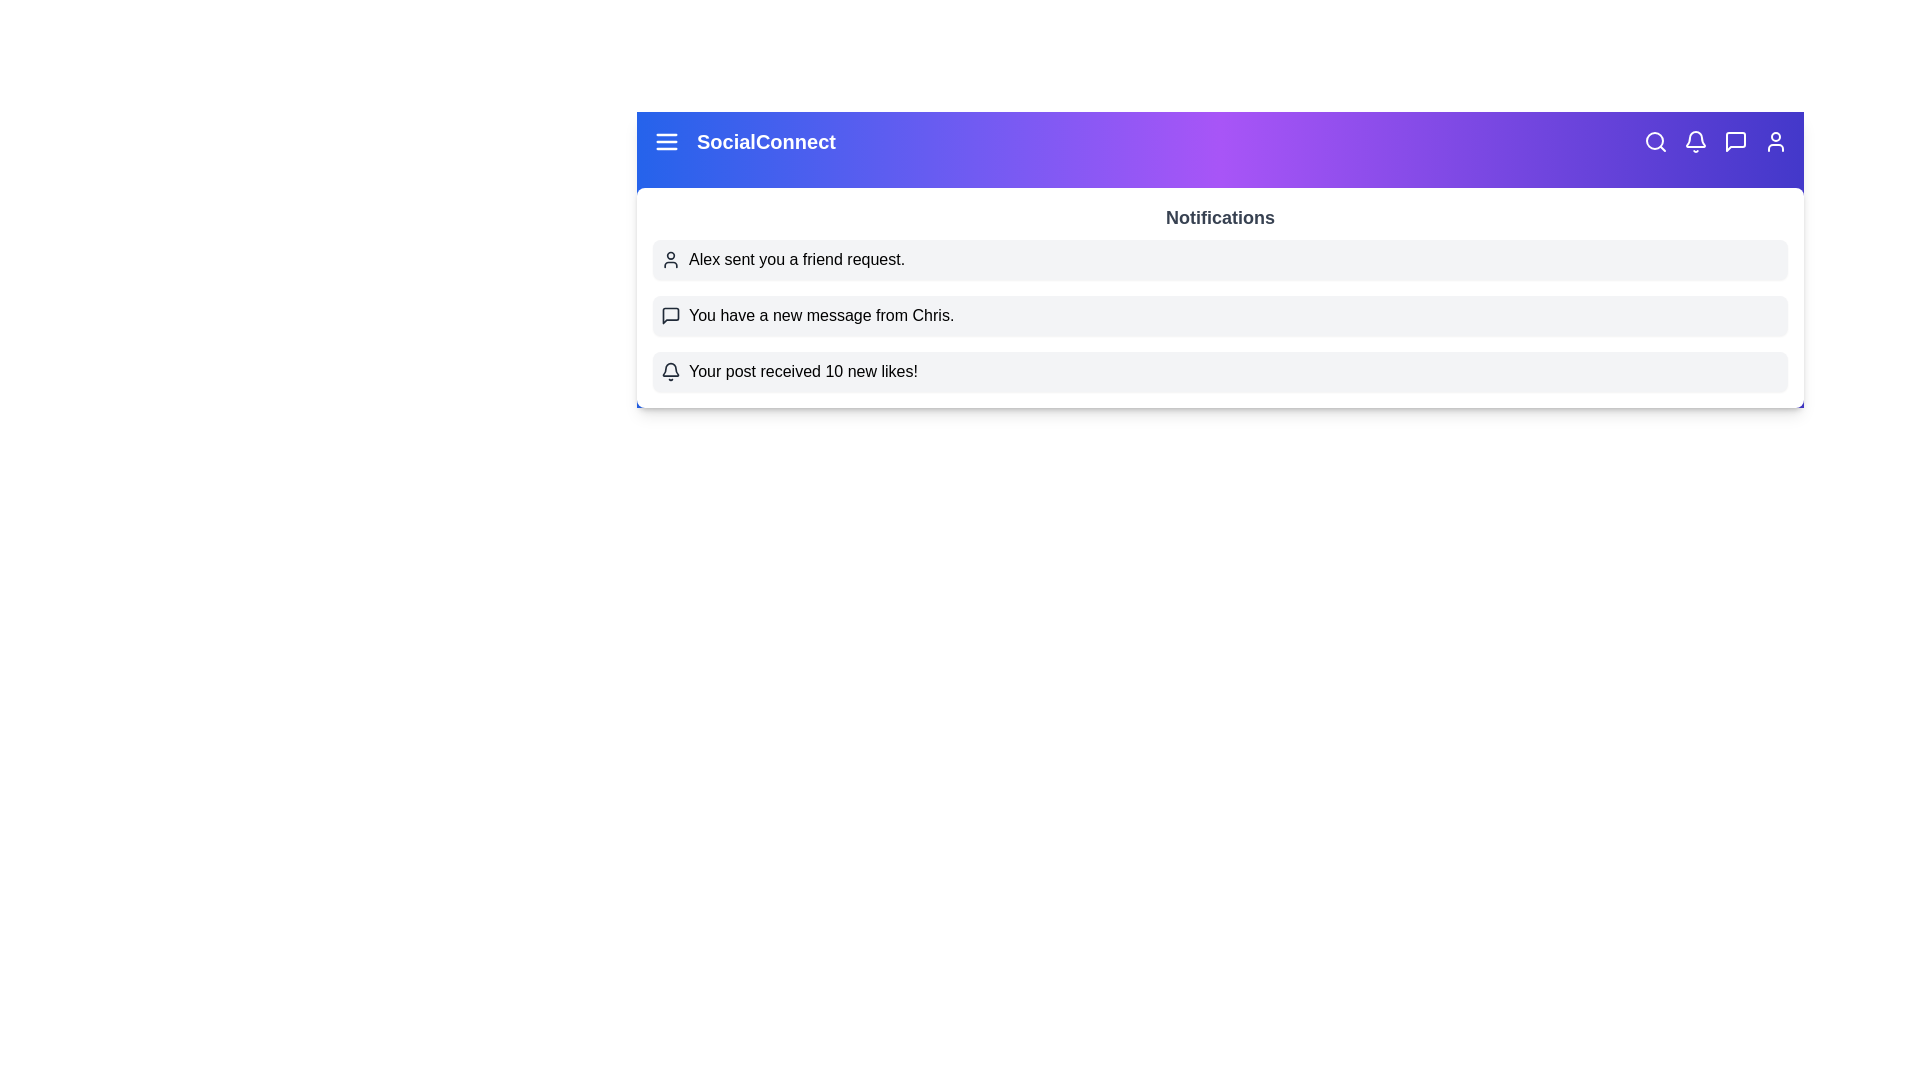  What do you see at coordinates (1776, 141) in the screenshot?
I see `the user icon to access the user profile` at bounding box center [1776, 141].